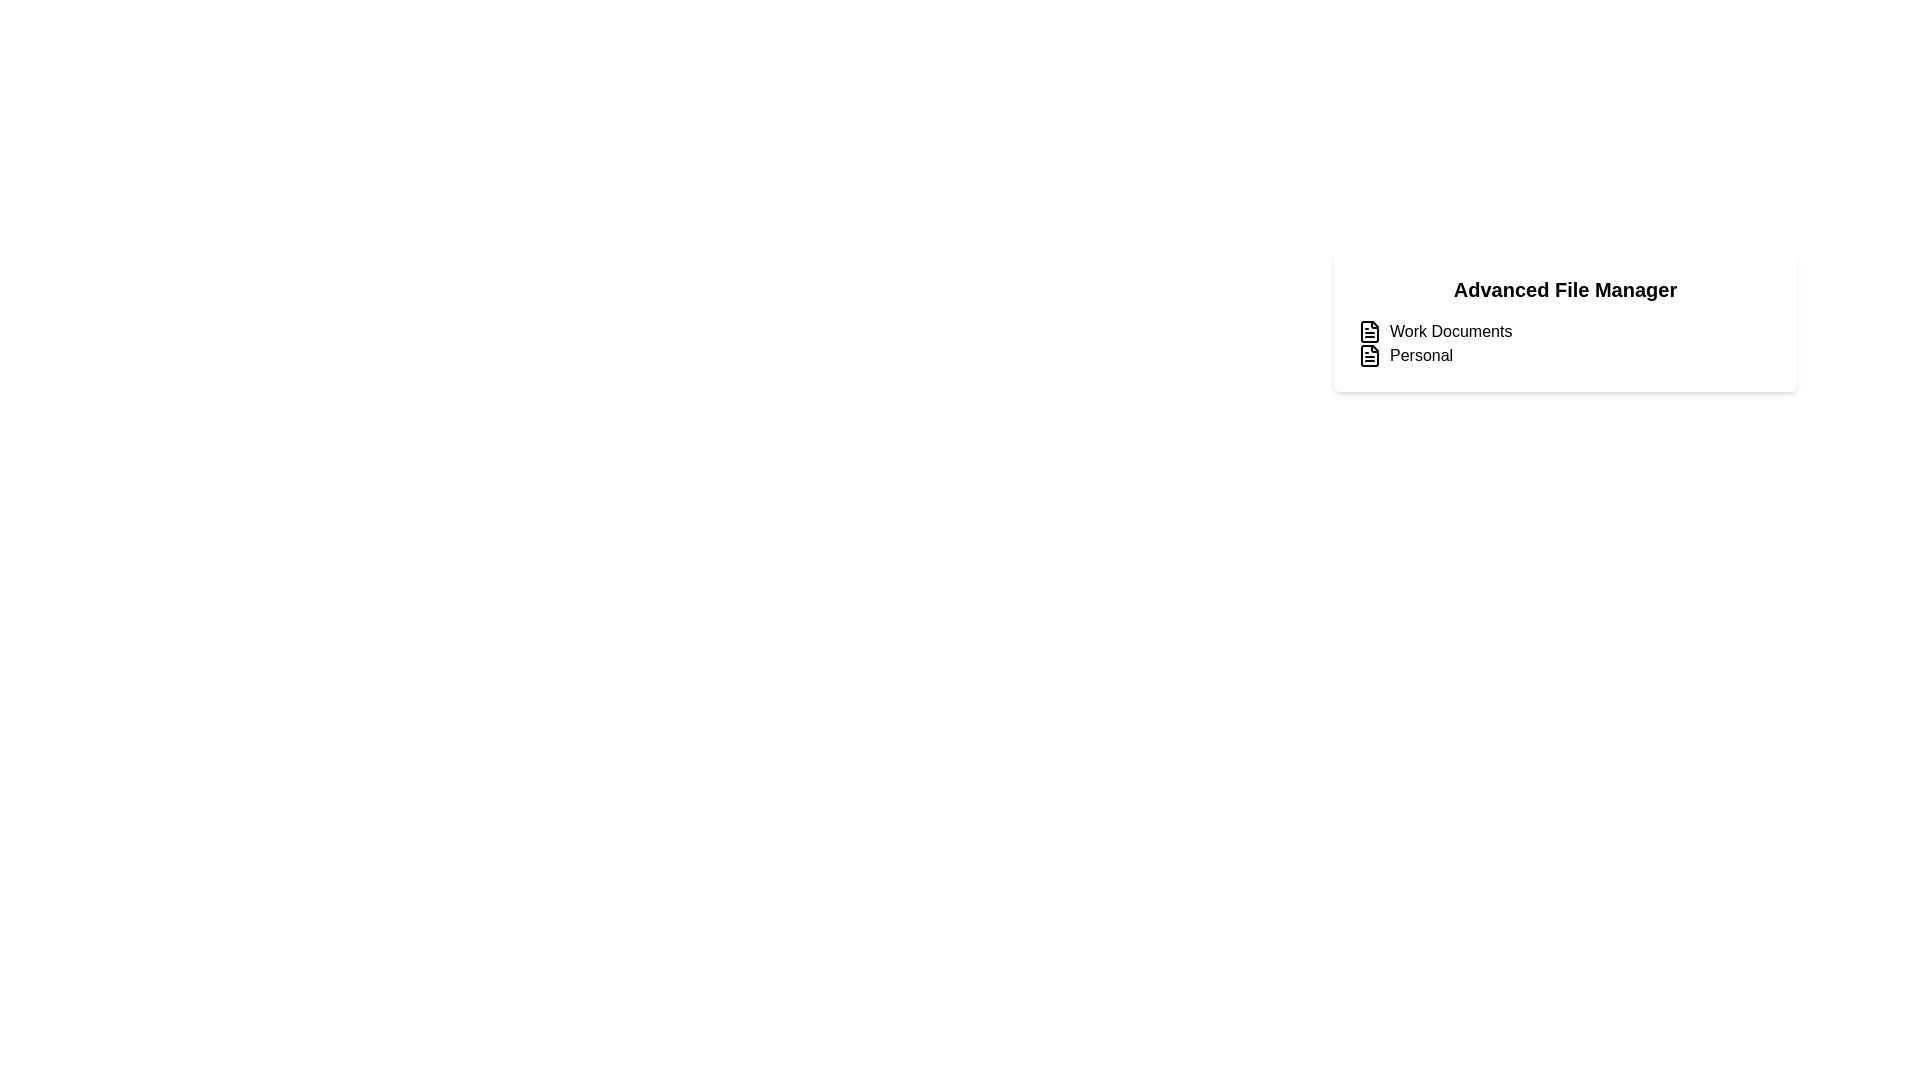 This screenshot has width=1920, height=1080. I want to click on the graphical icon representing 'Work Documents', so click(1368, 330).